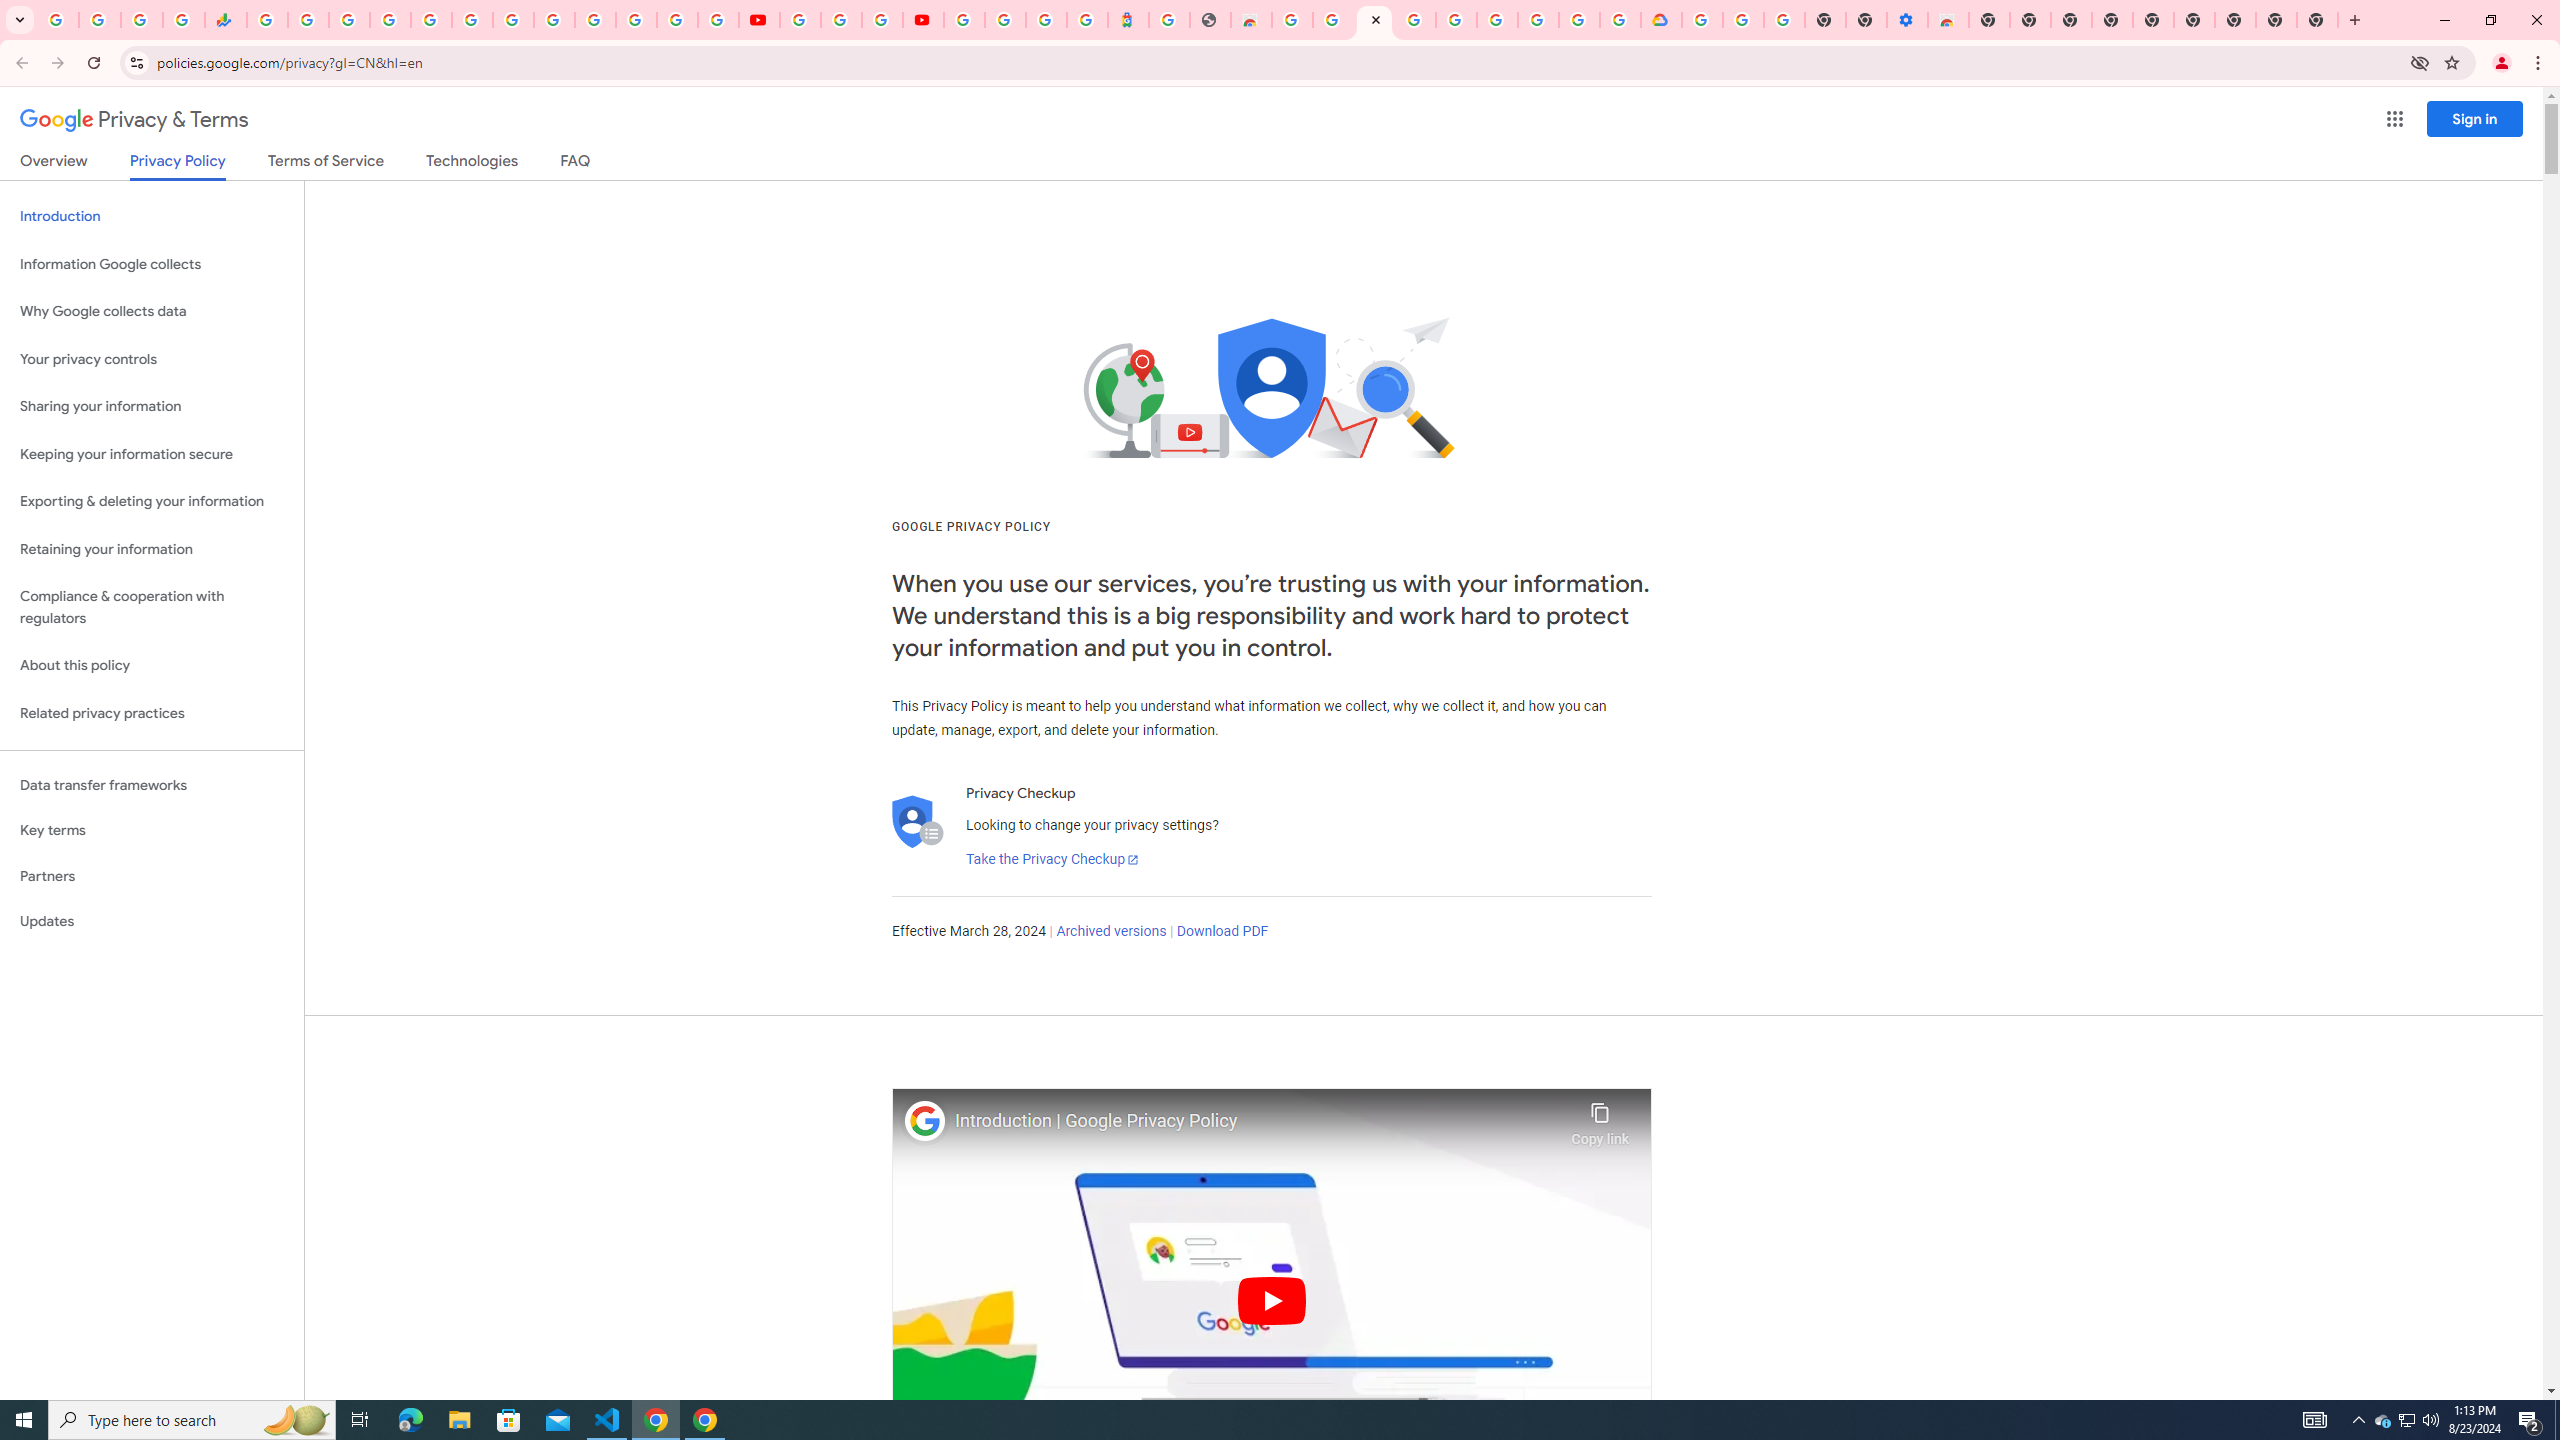 Image resolution: width=2560 pixels, height=1440 pixels. I want to click on 'Atour Hotel - Google hotels', so click(1126, 19).